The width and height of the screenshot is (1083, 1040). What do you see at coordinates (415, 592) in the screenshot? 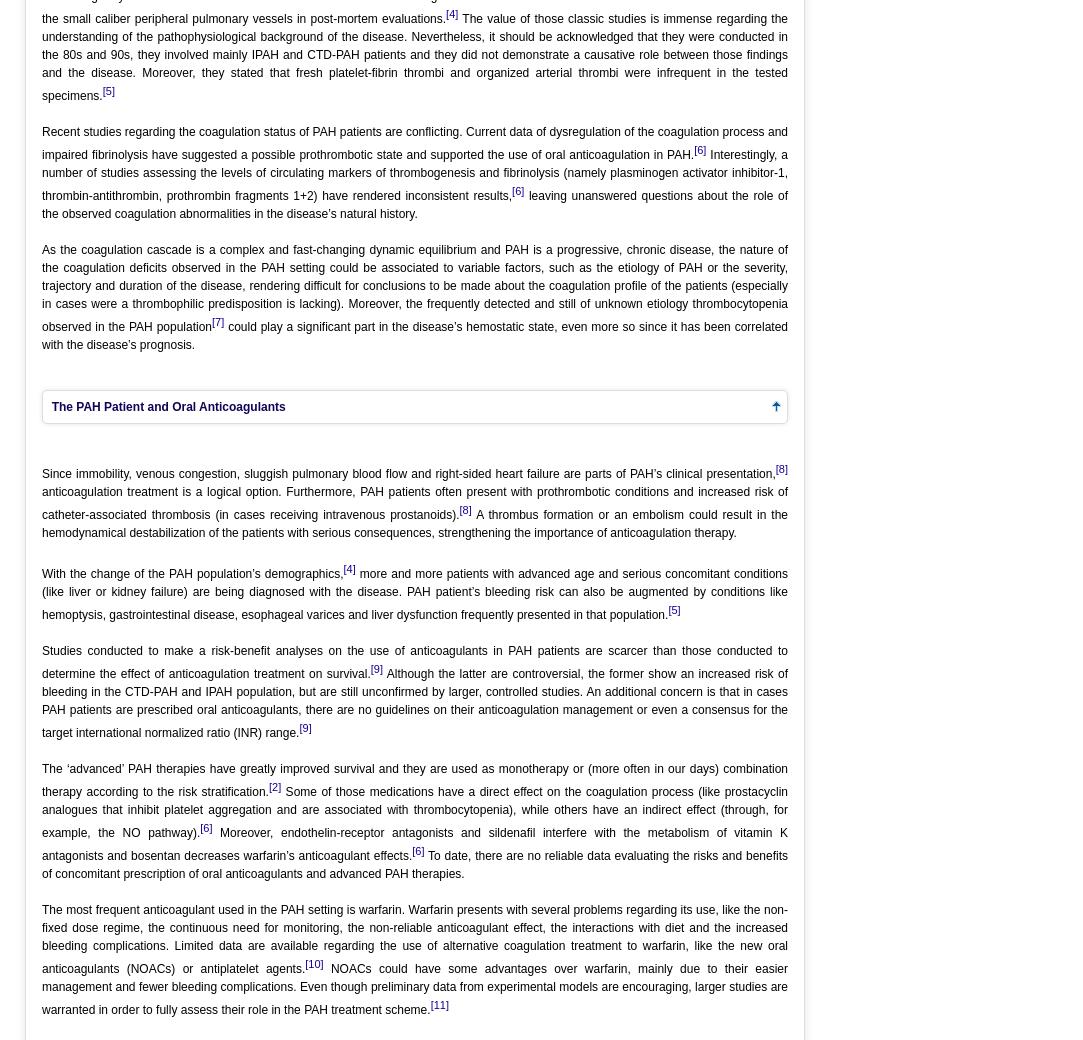
I see `'more and more patients with advanced age and serious concomitant conditions (like liver or kidney failure) are being diagnosed with the disease. PAH patient’s bleeding risk can also be augmented by conditions like hemoptysis, gastrointestinal disease, esophageal varices and liver dysfunction frequently presented in that population.'` at bounding box center [415, 592].